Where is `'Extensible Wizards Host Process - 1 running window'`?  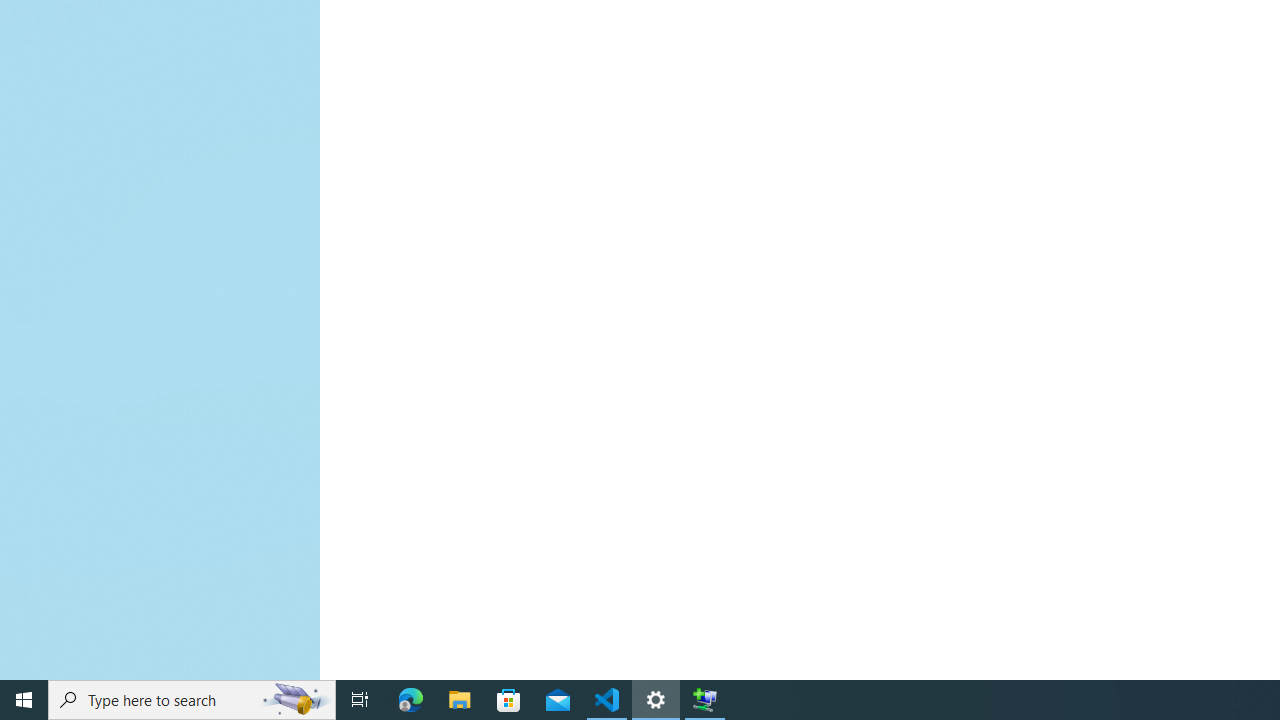
'Extensible Wizards Host Process - 1 running window' is located at coordinates (705, 698).